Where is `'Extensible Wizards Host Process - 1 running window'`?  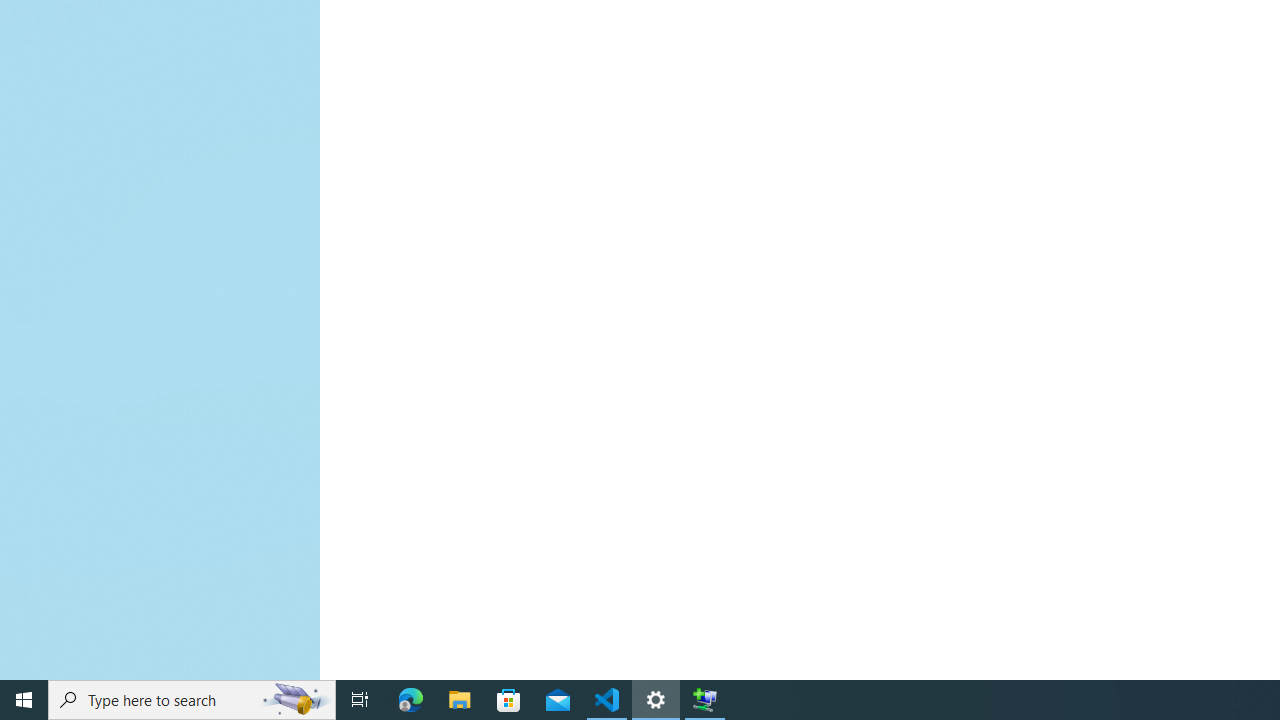
'Extensible Wizards Host Process - 1 running window' is located at coordinates (705, 698).